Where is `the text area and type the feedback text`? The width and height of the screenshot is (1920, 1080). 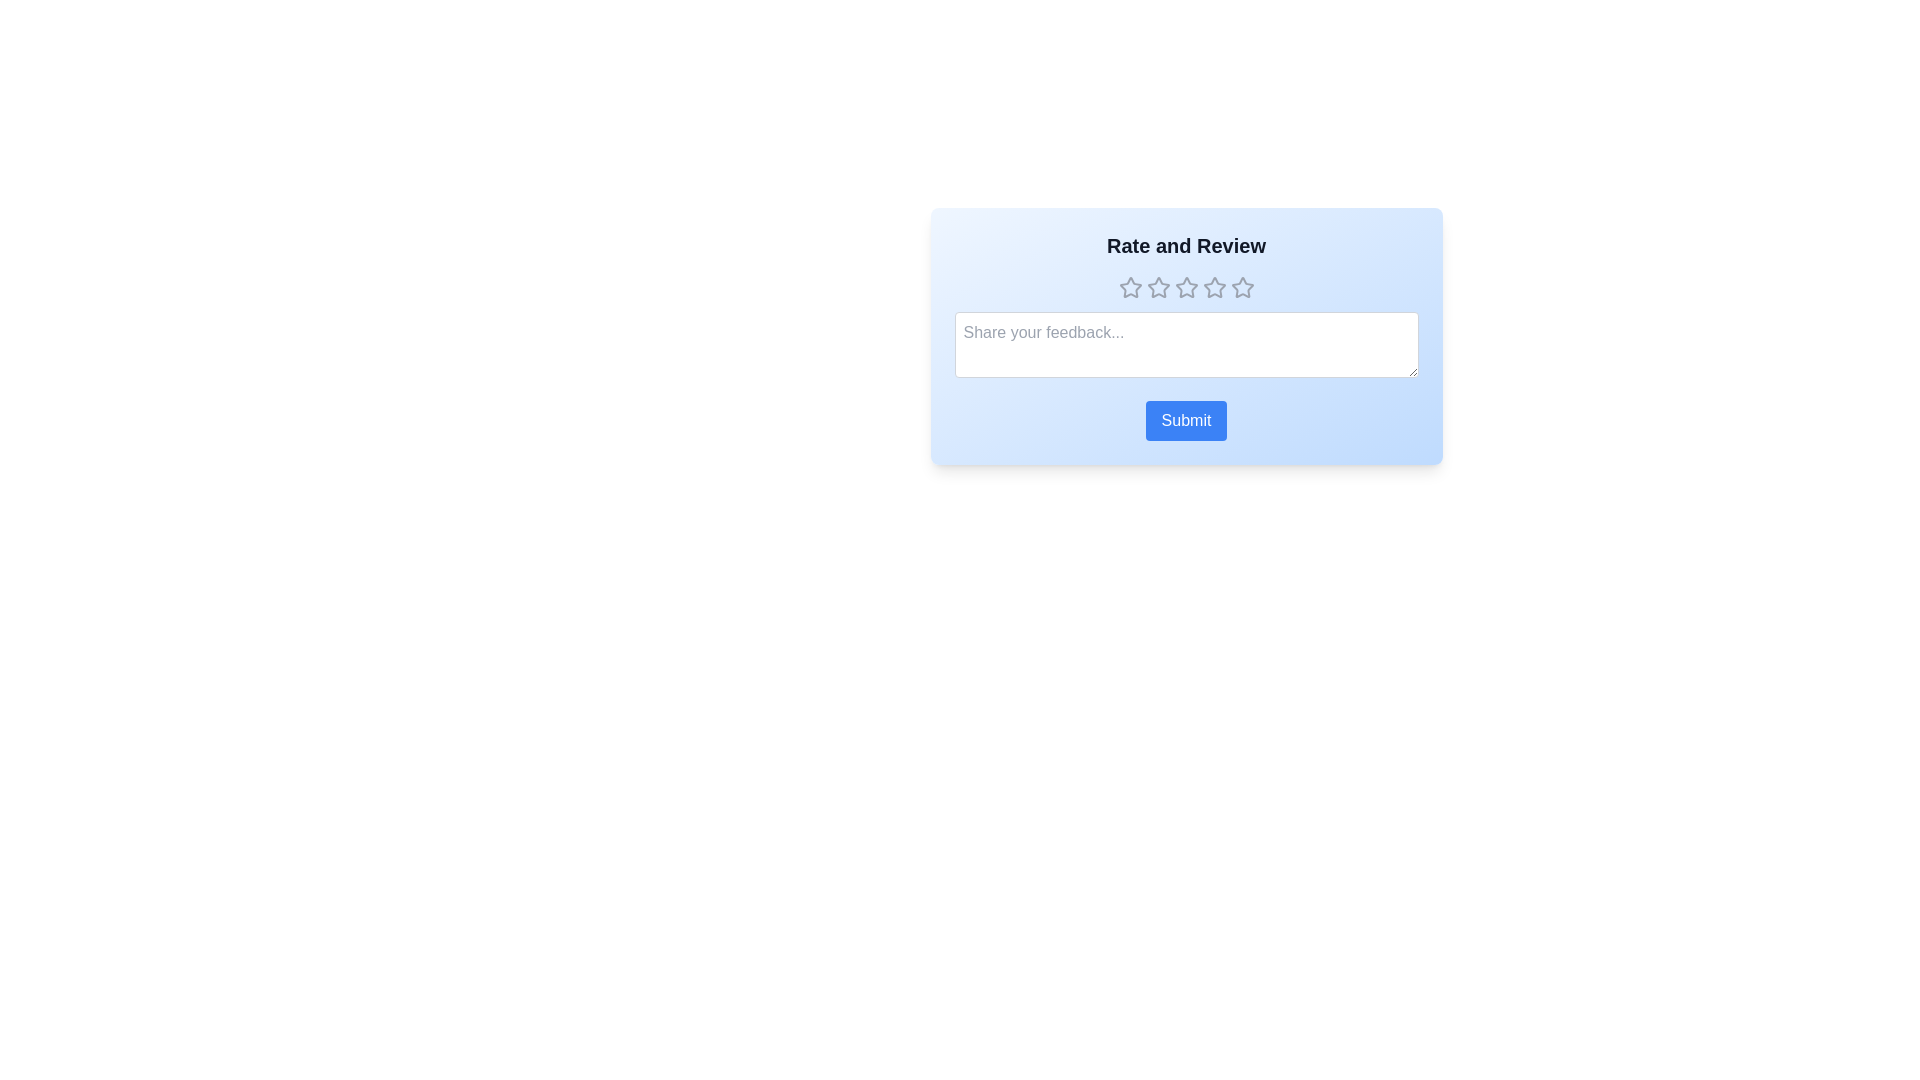 the text area and type the feedback text is located at coordinates (1186, 343).